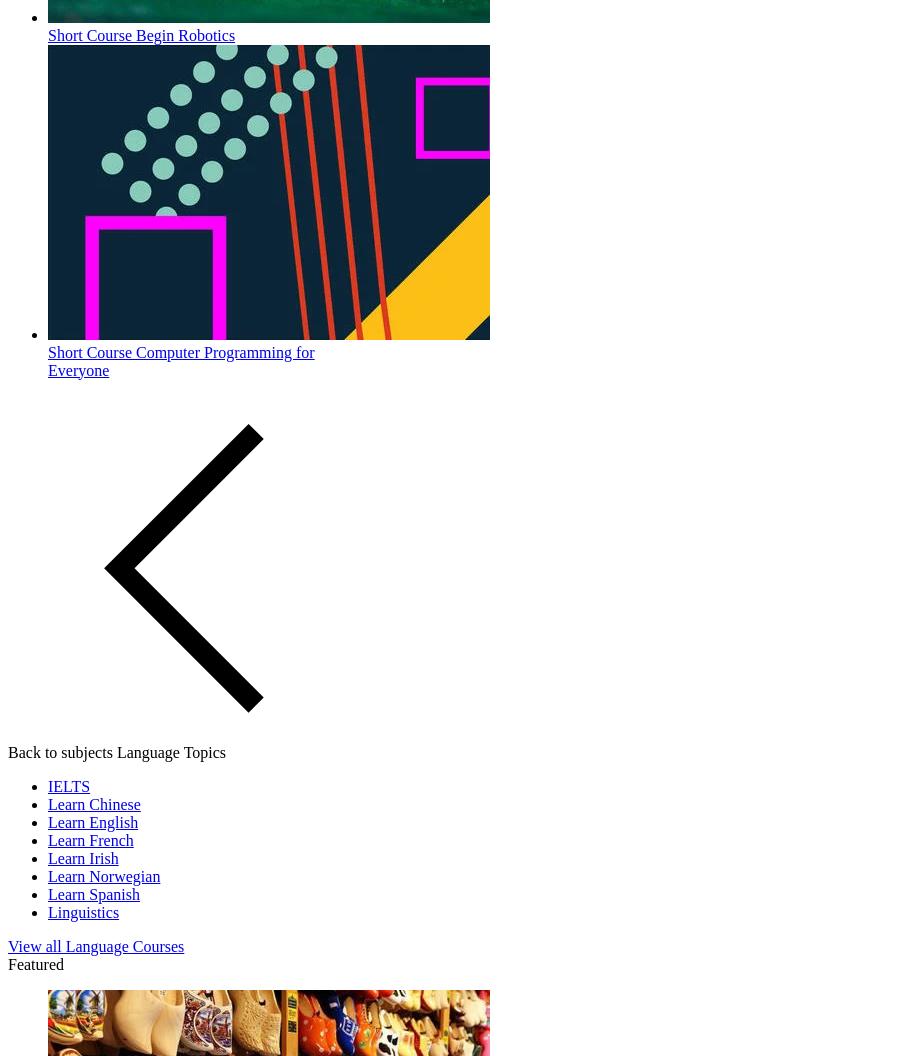  Describe the element at coordinates (60, 750) in the screenshot. I see `'Back to subjects'` at that location.